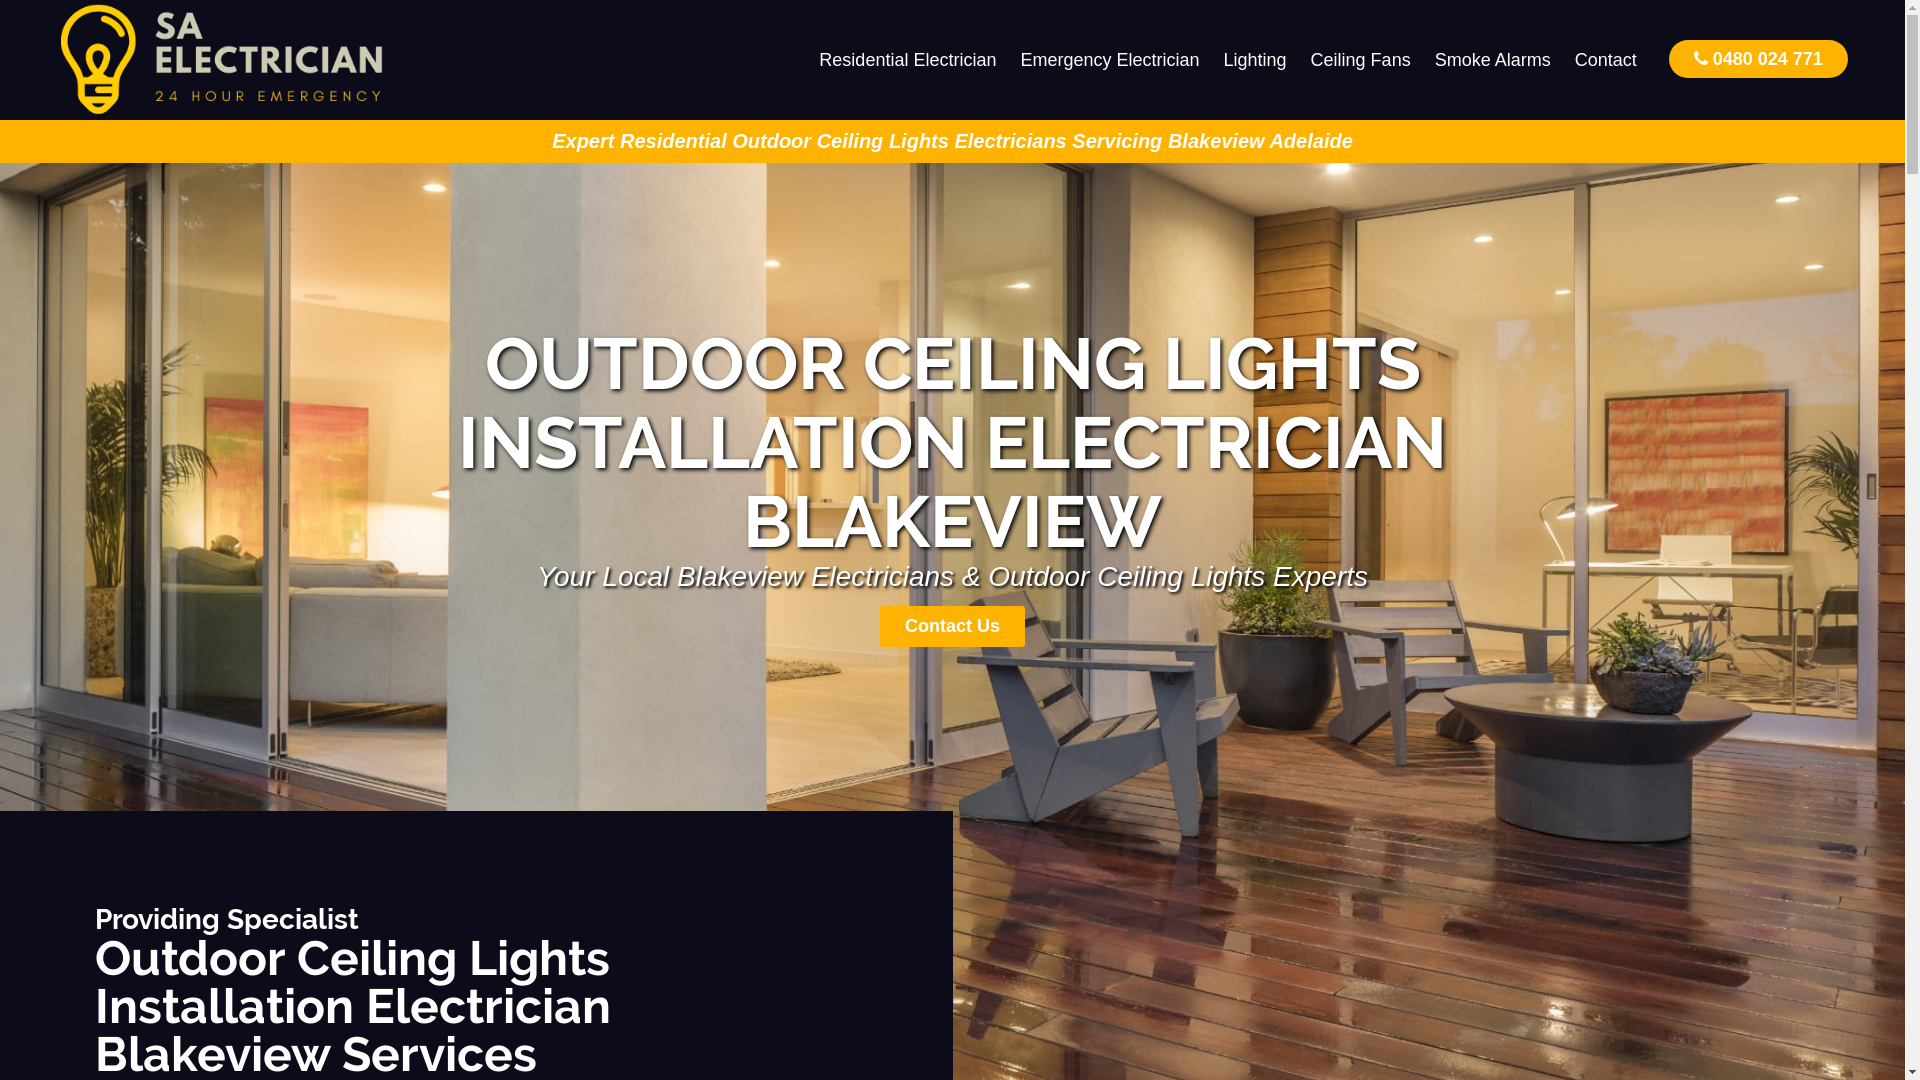  What do you see at coordinates (1254, 59) in the screenshot?
I see `'Lighting'` at bounding box center [1254, 59].